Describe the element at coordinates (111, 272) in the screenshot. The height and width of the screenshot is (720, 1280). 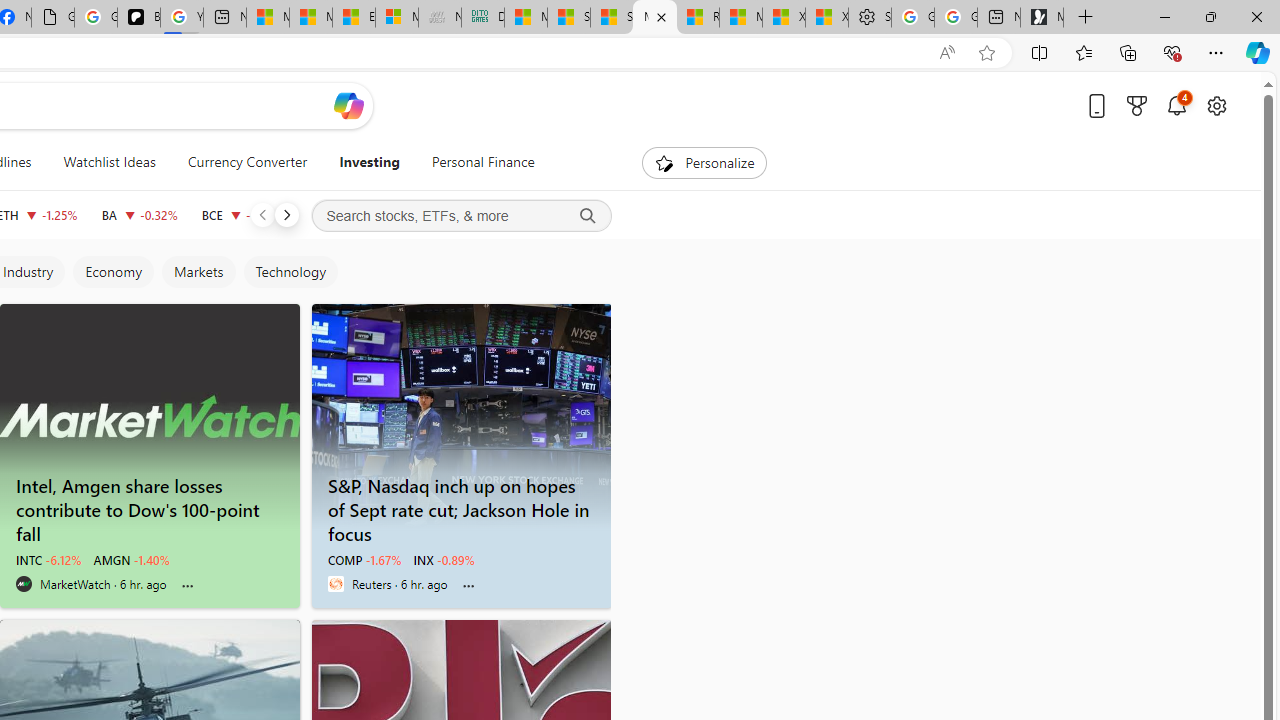
I see `'Economy'` at that location.